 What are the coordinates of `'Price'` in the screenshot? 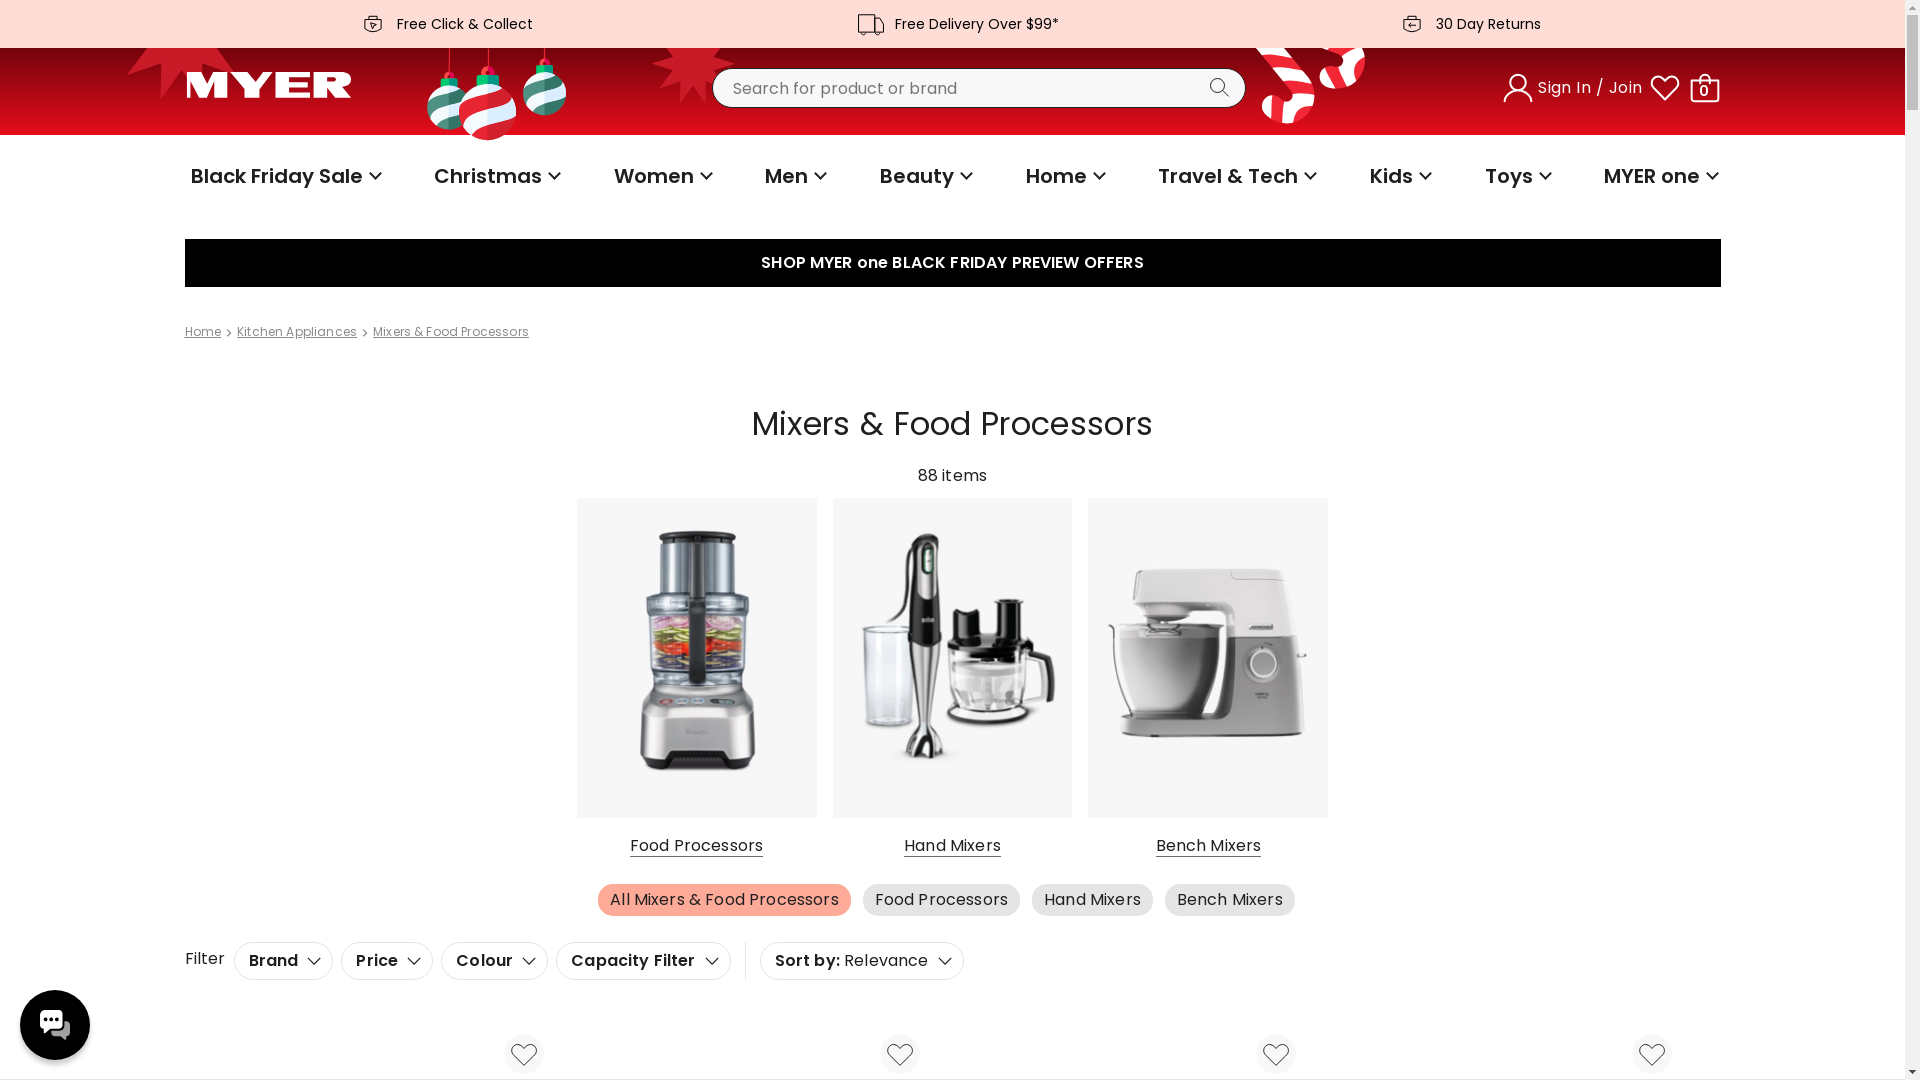 It's located at (387, 959).